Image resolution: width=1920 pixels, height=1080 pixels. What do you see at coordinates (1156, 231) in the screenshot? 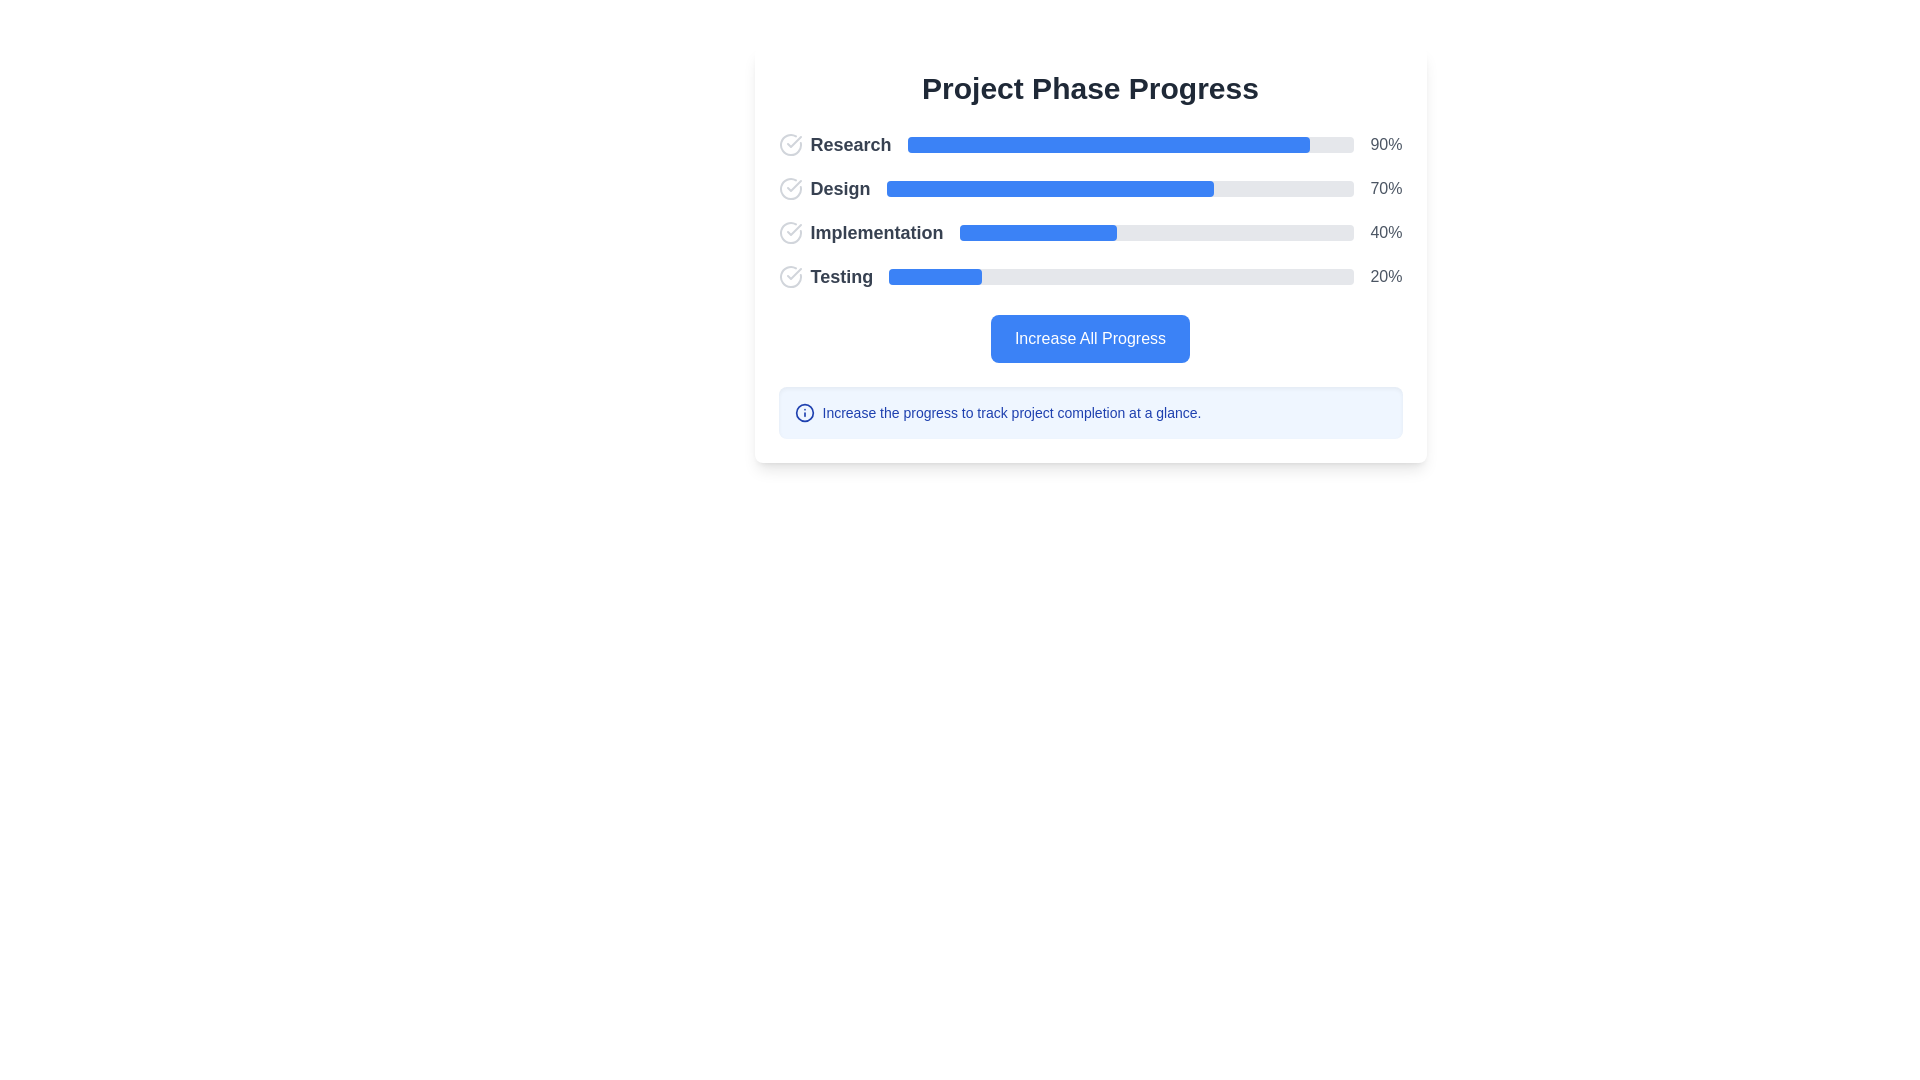
I see `style of the progress bar indicating completion percentage for the 'Implementation' phase located below the 'Design' progress bar` at bounding box center [1156, 231].